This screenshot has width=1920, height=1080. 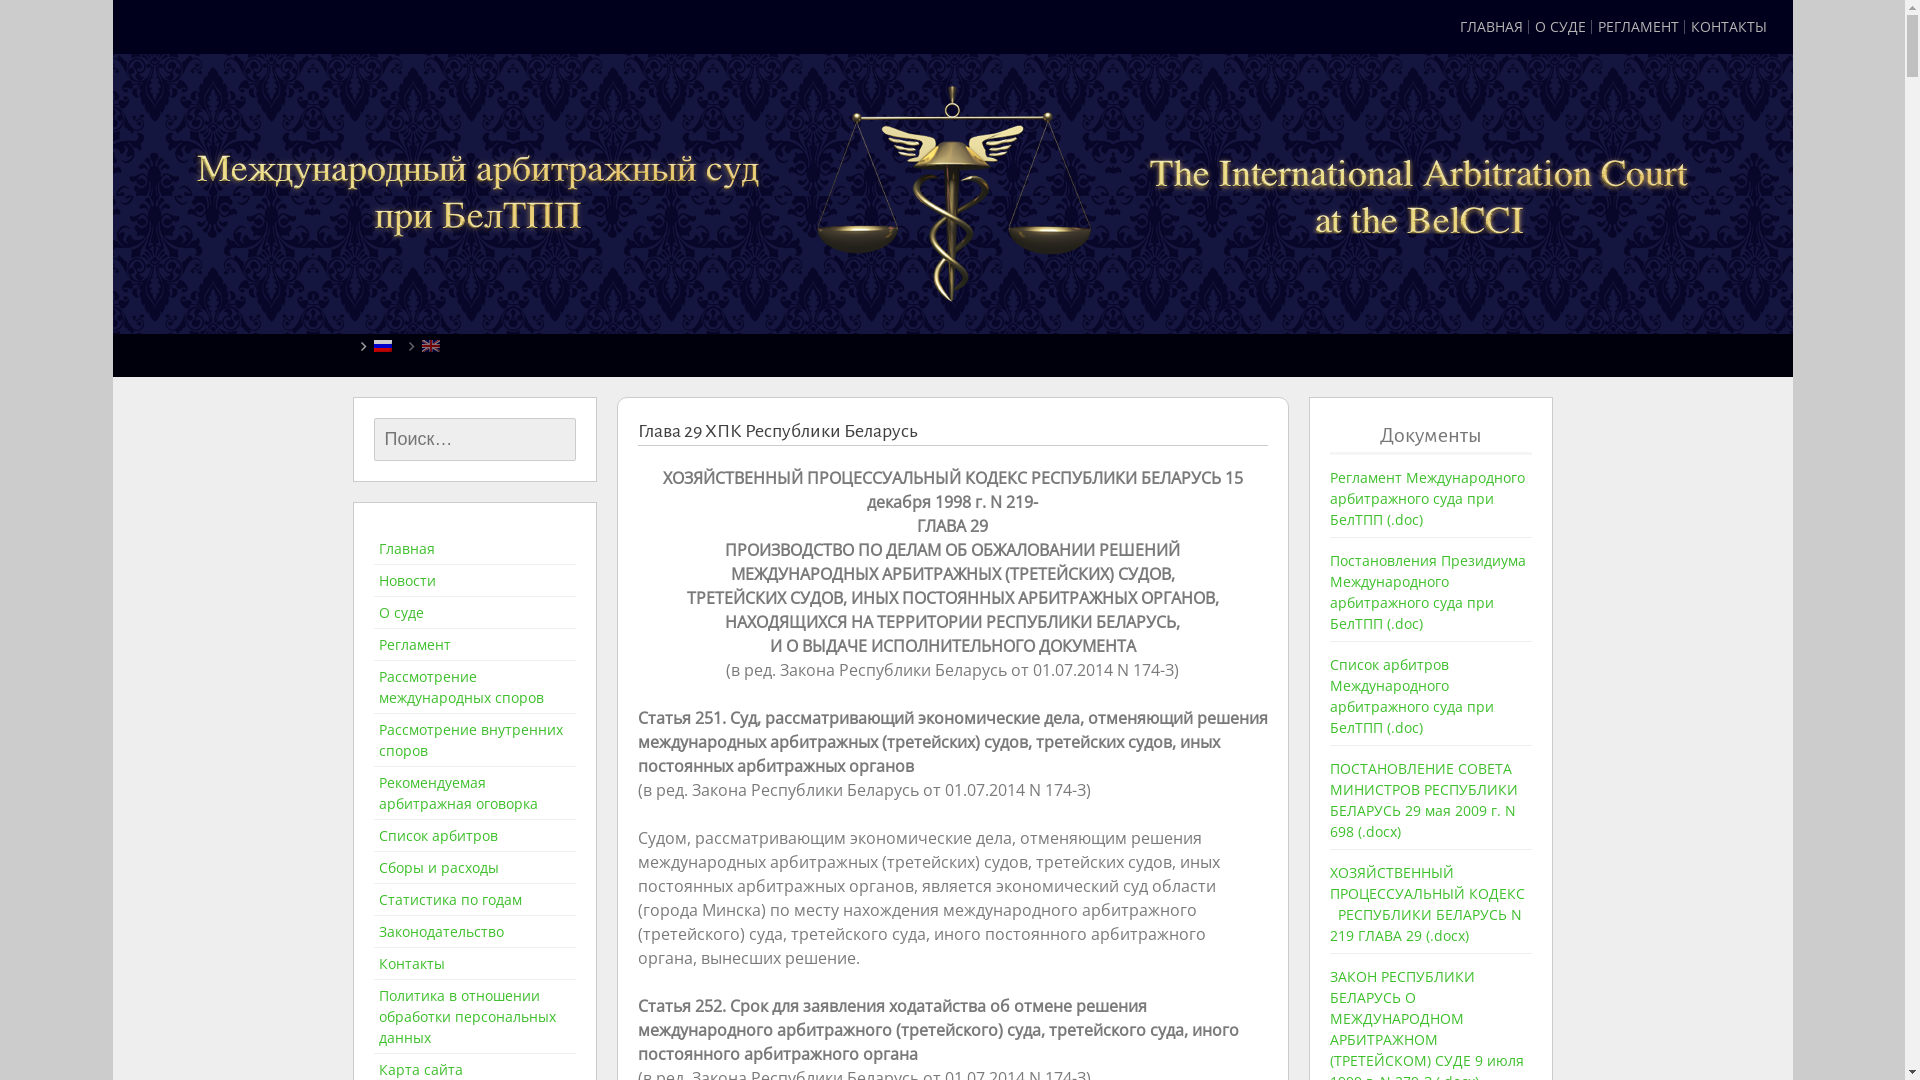 I want to click on 'English (en)', so click(x=430, y=343).